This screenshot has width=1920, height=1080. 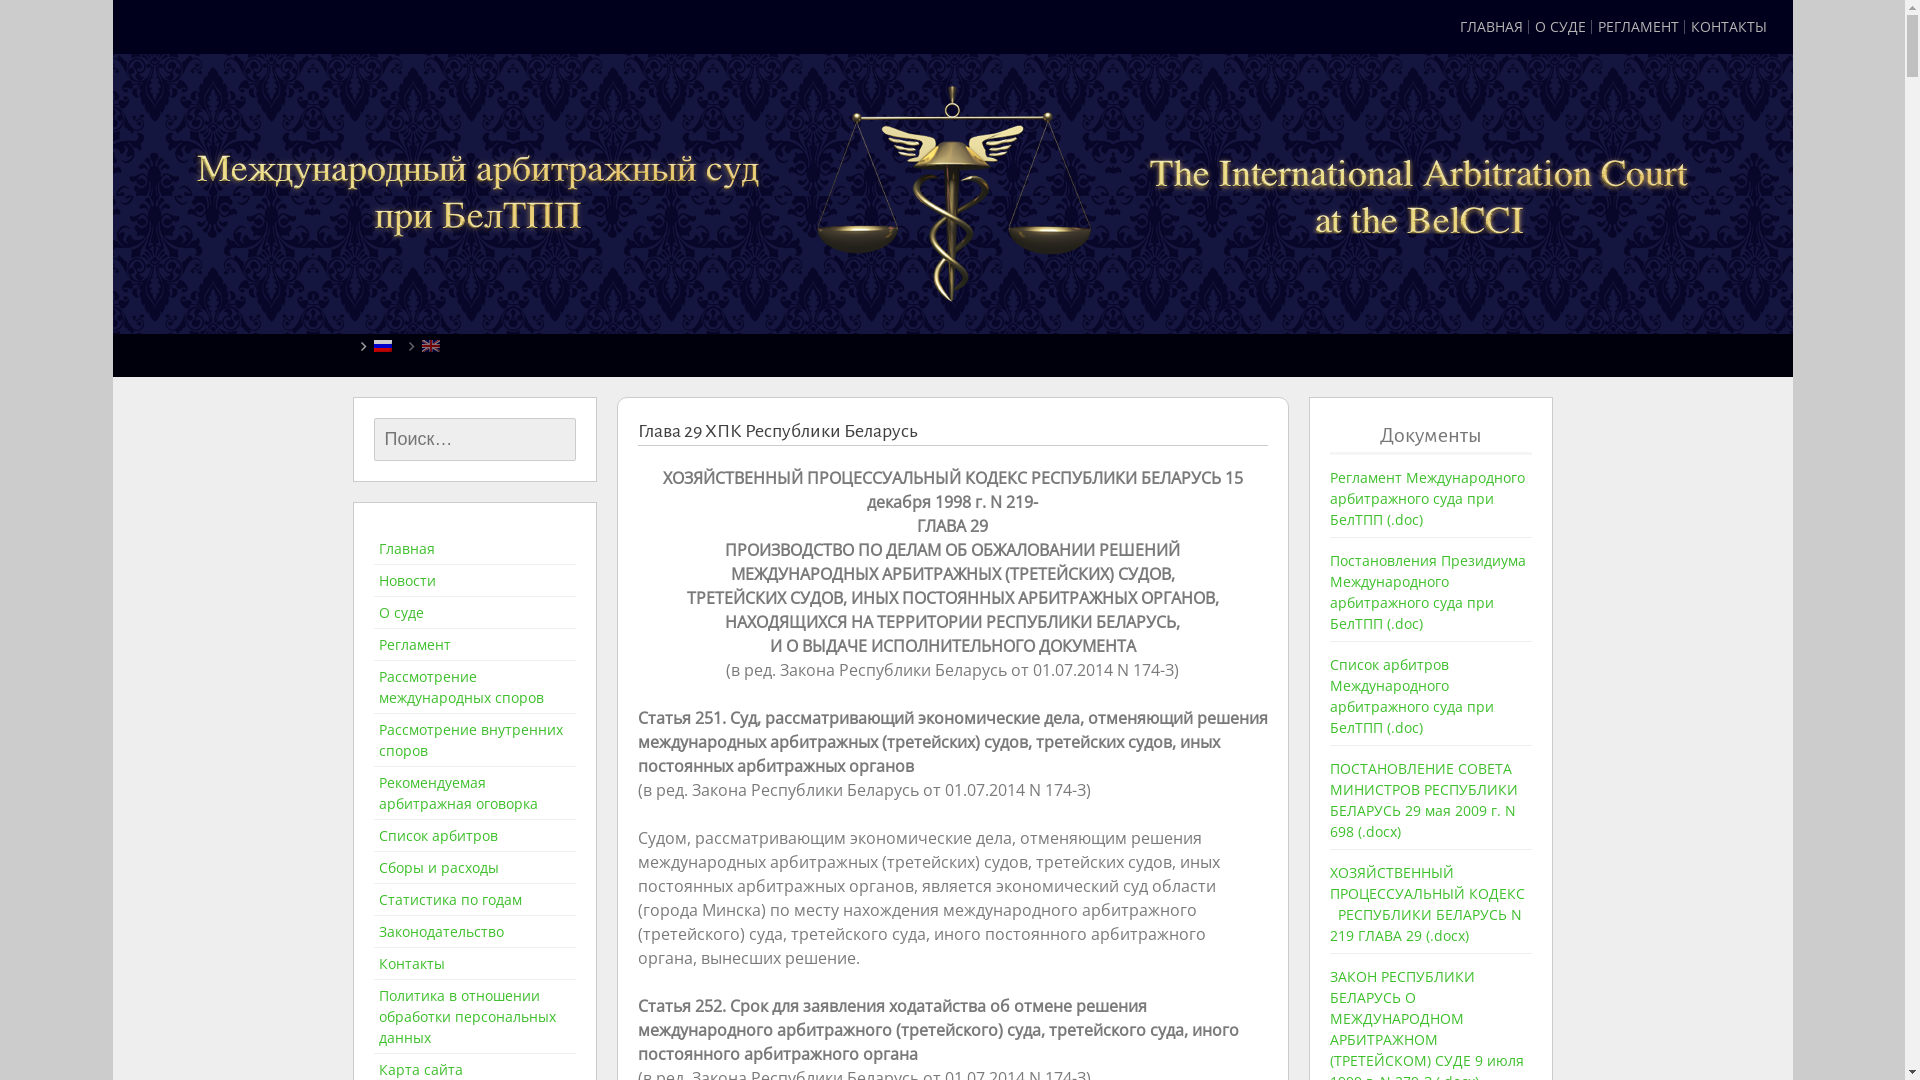 I want to click on 'English (en)', so click(x=430, y=343).